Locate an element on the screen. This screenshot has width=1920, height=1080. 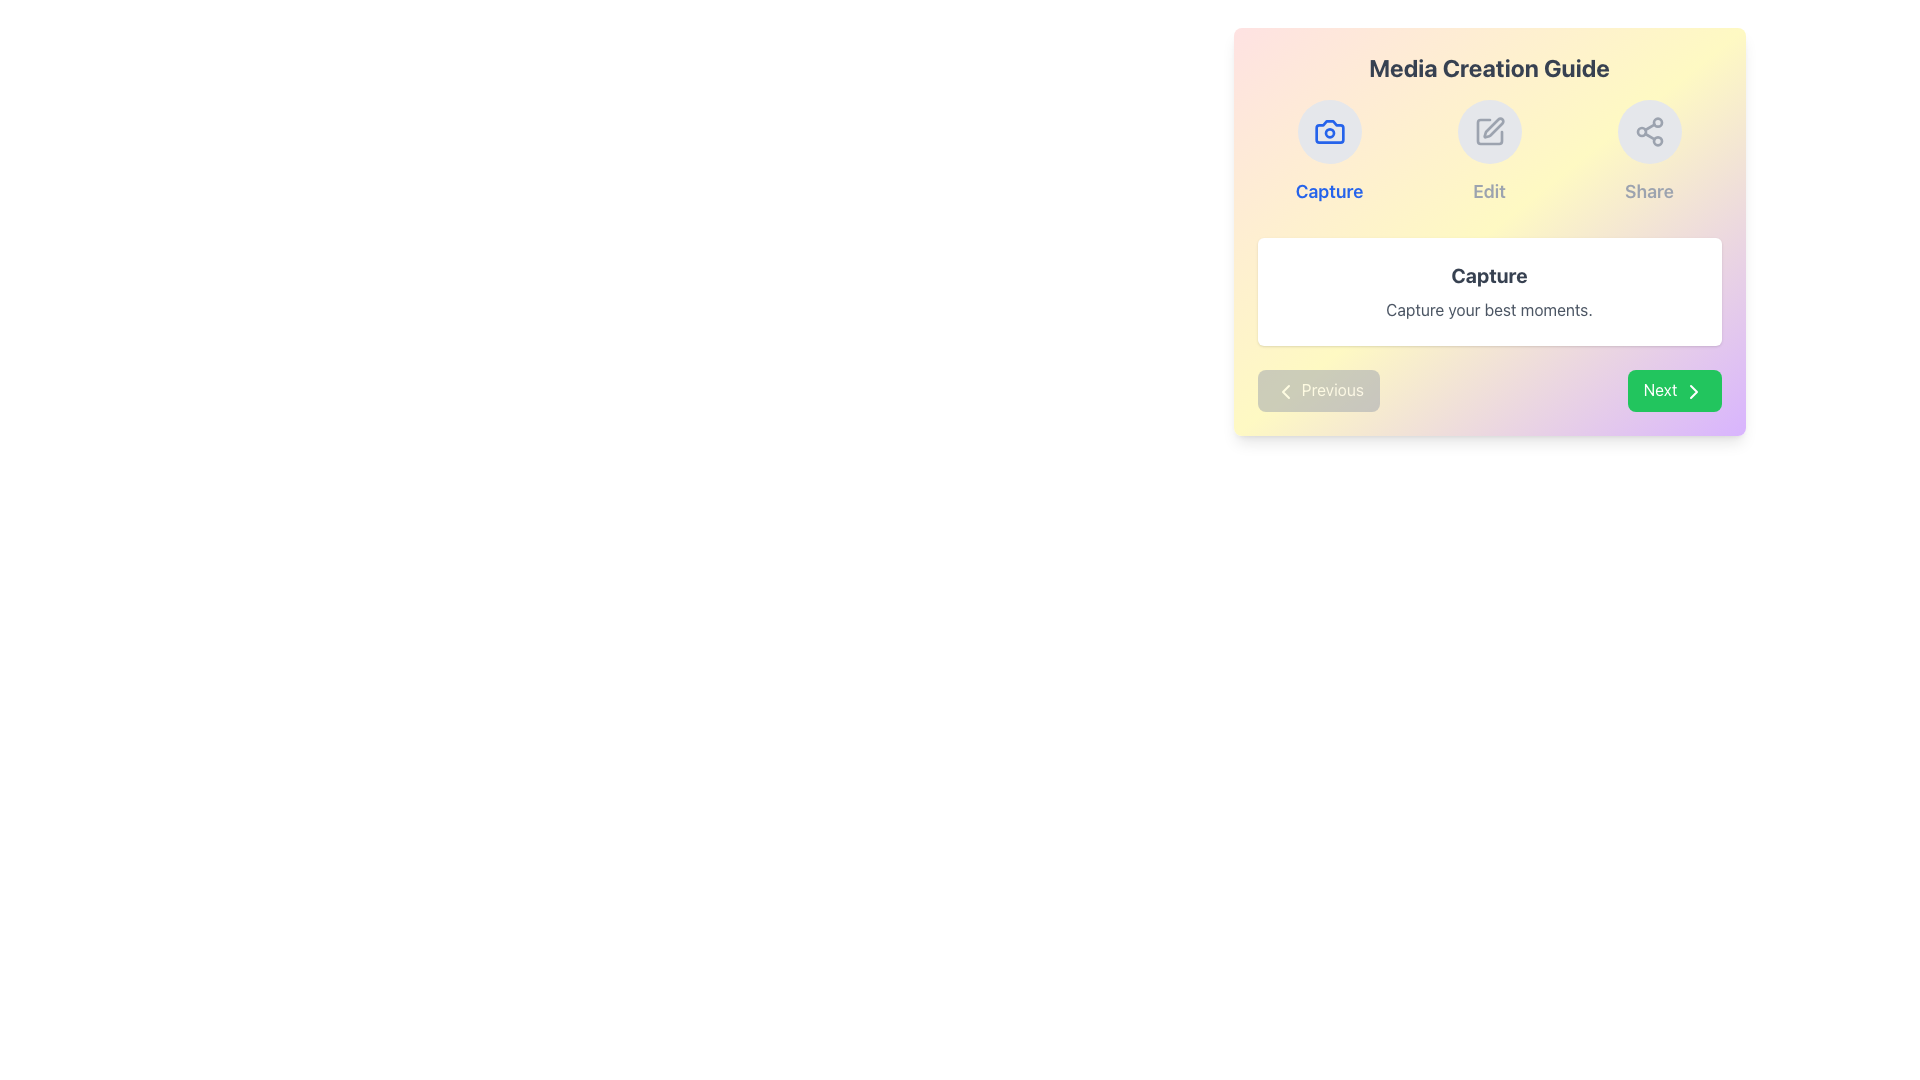
the 'Edit' button, which is a circular gray button with a pen icon, located under the 'Media Creation Guide' section and between the 'Capture' and 'Share' buttons is located at coordinates (1489, 152).